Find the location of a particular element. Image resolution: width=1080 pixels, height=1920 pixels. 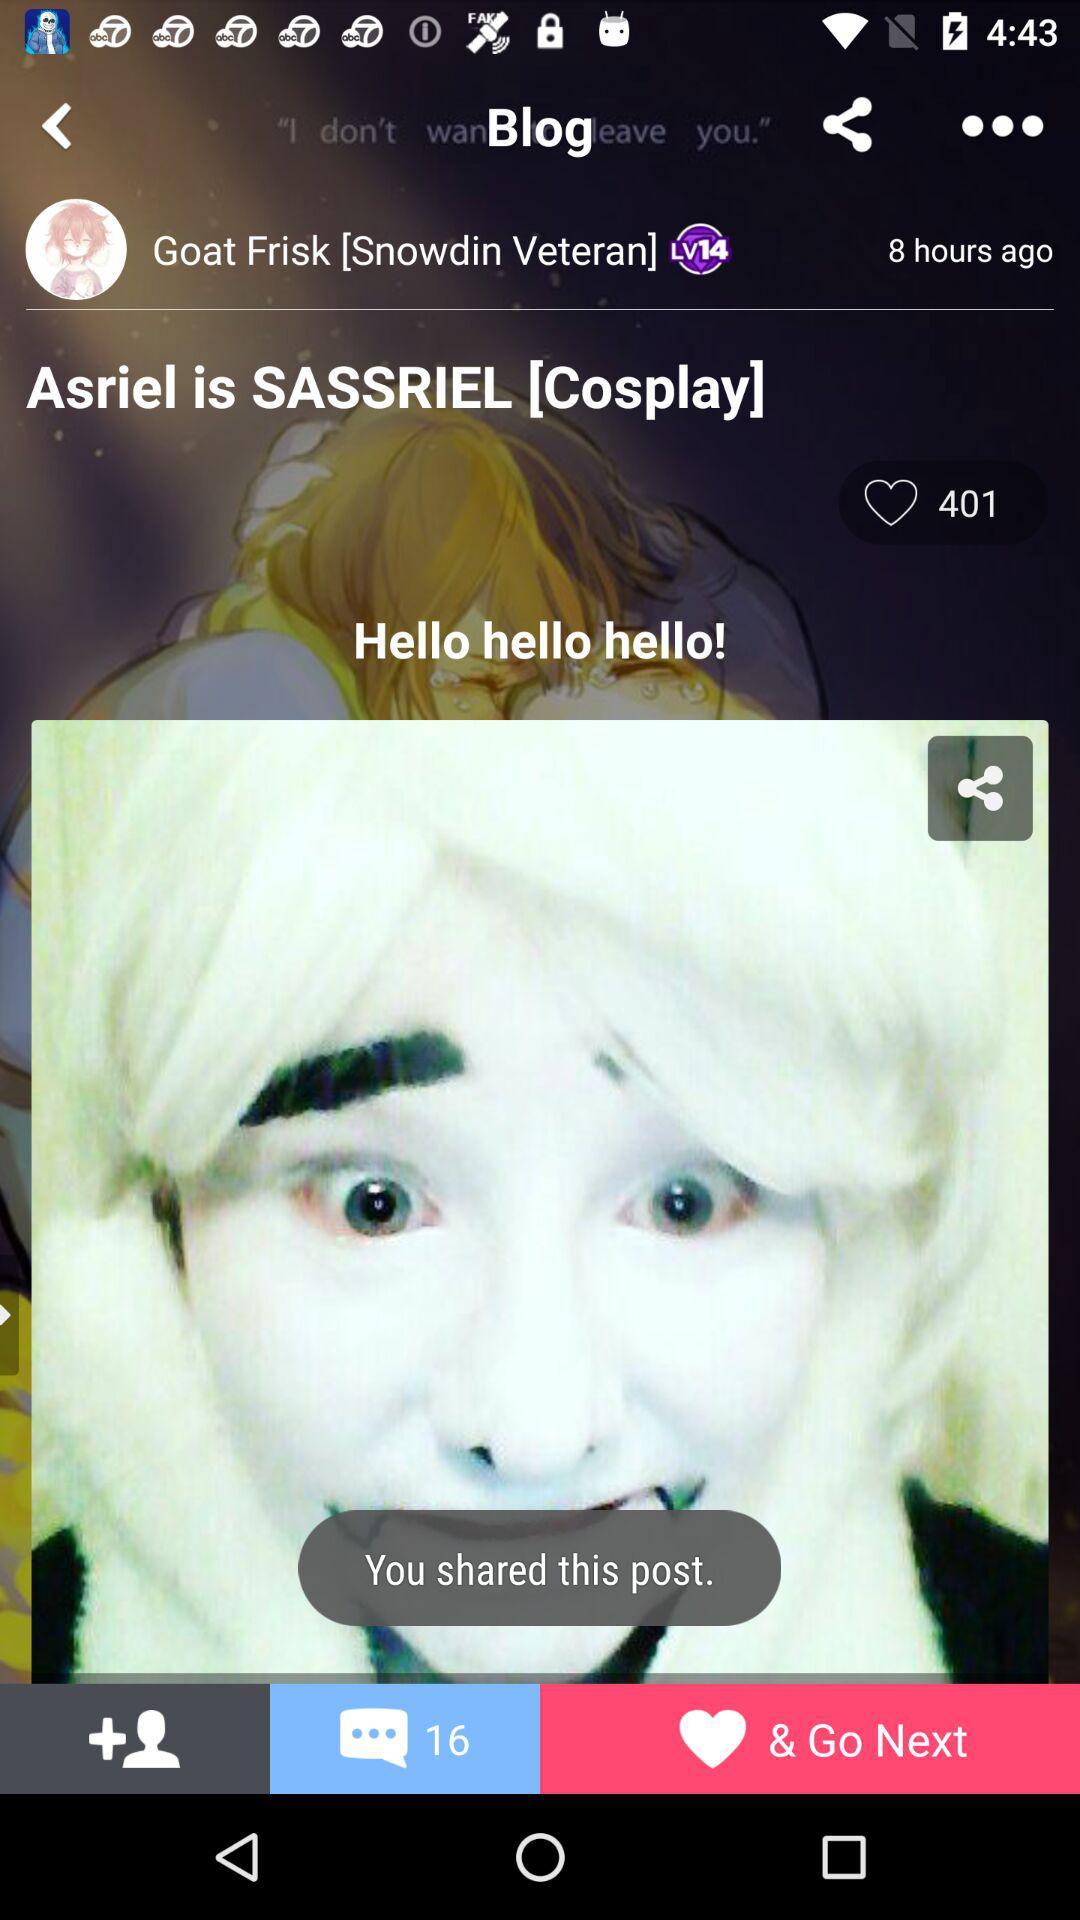

menu button is located at coordinates (1002, 124).